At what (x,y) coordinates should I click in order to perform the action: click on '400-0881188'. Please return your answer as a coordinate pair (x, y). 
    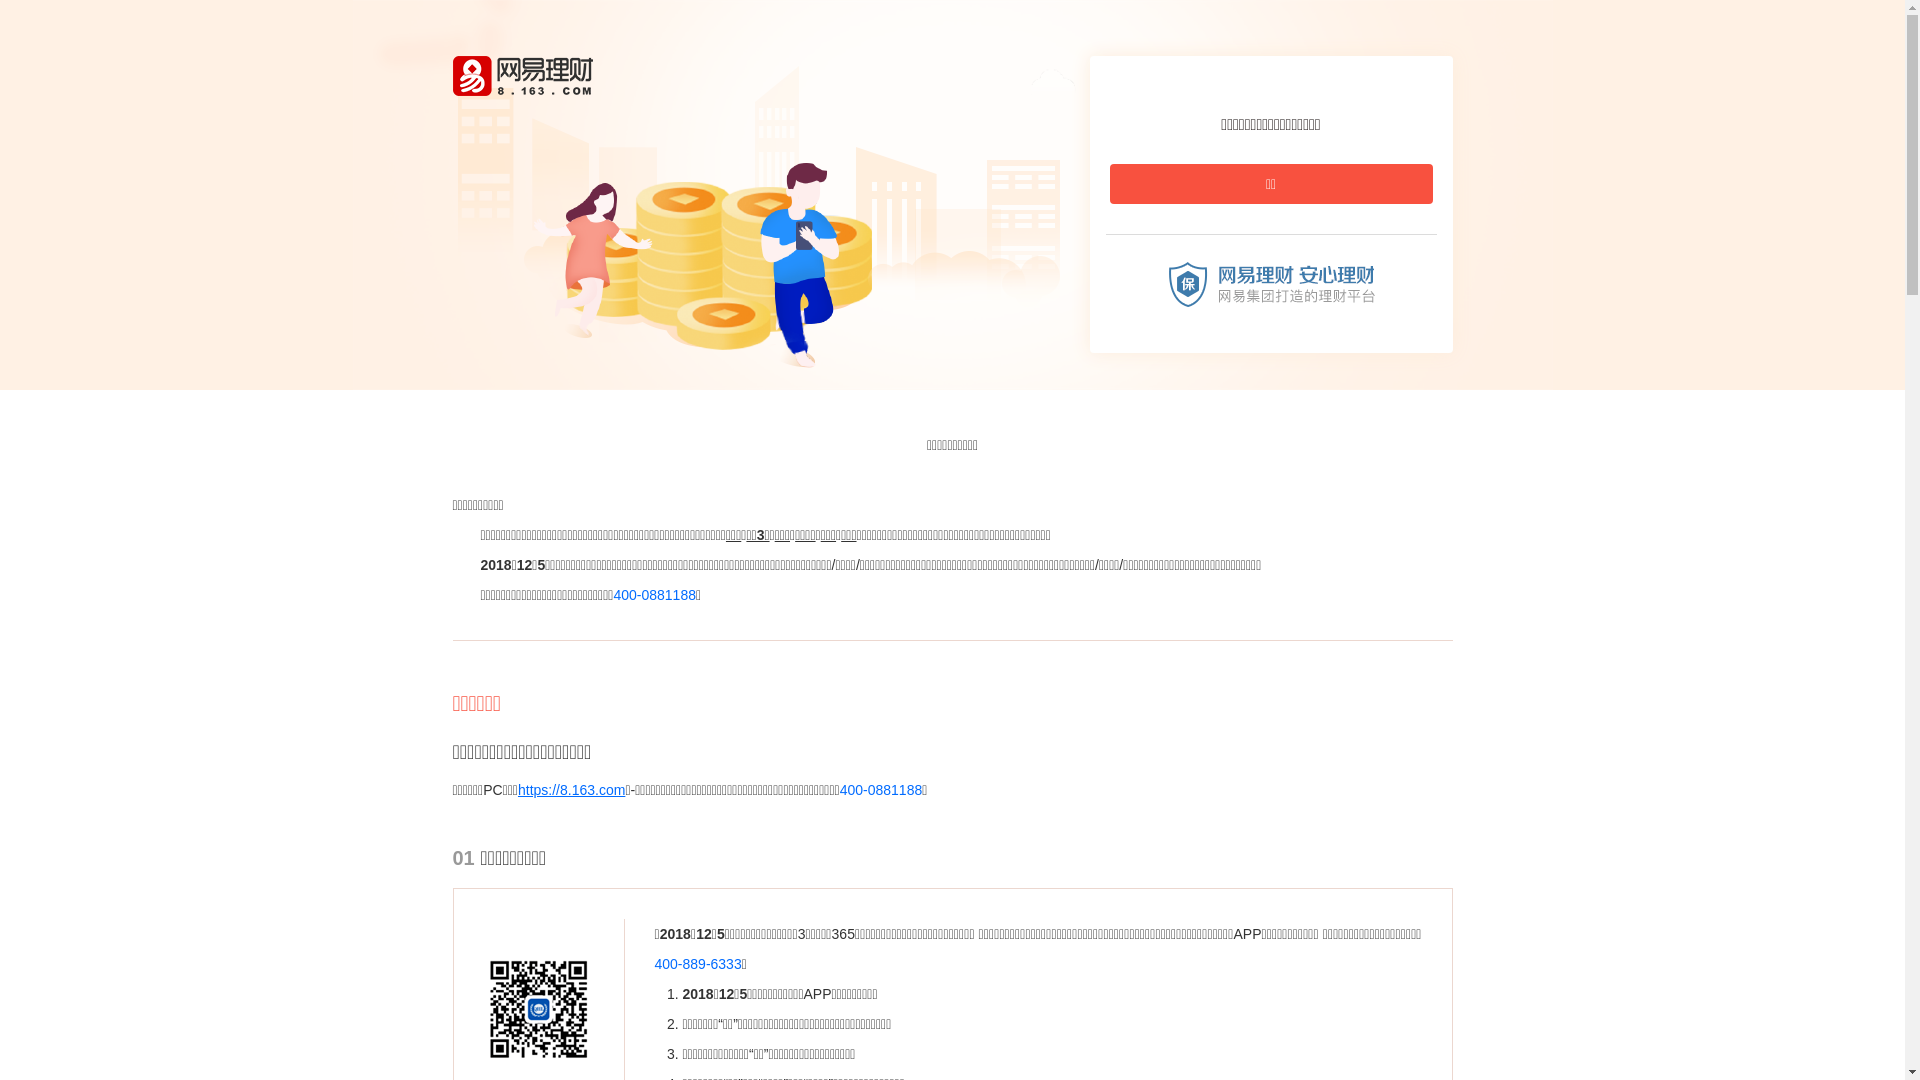
    Looking at the image, I should click on (654, 593).